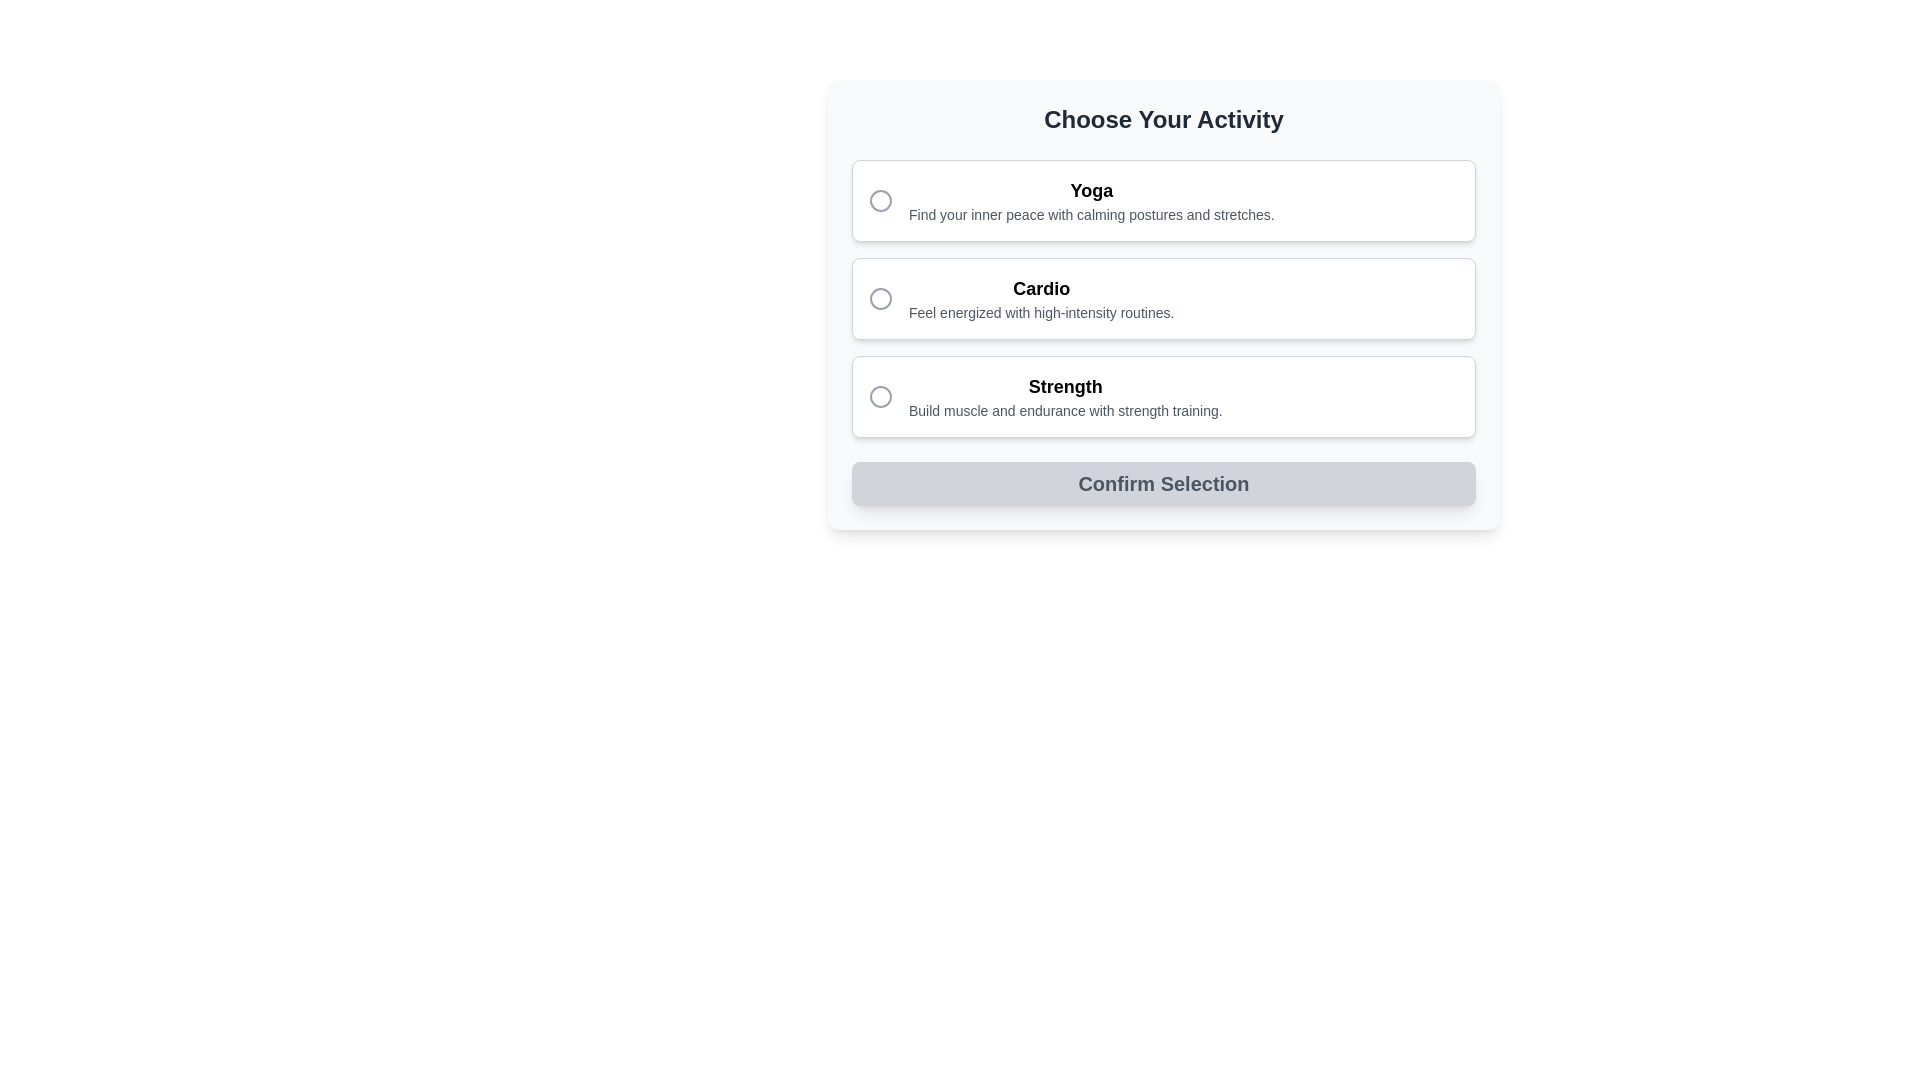  What do you see at coordinates (1044, 397) in the screenshot?
I see `the icon on the third clickable card labeled 'Strength' in the vertical list of activity choices` at bounding box center [1044, 397].